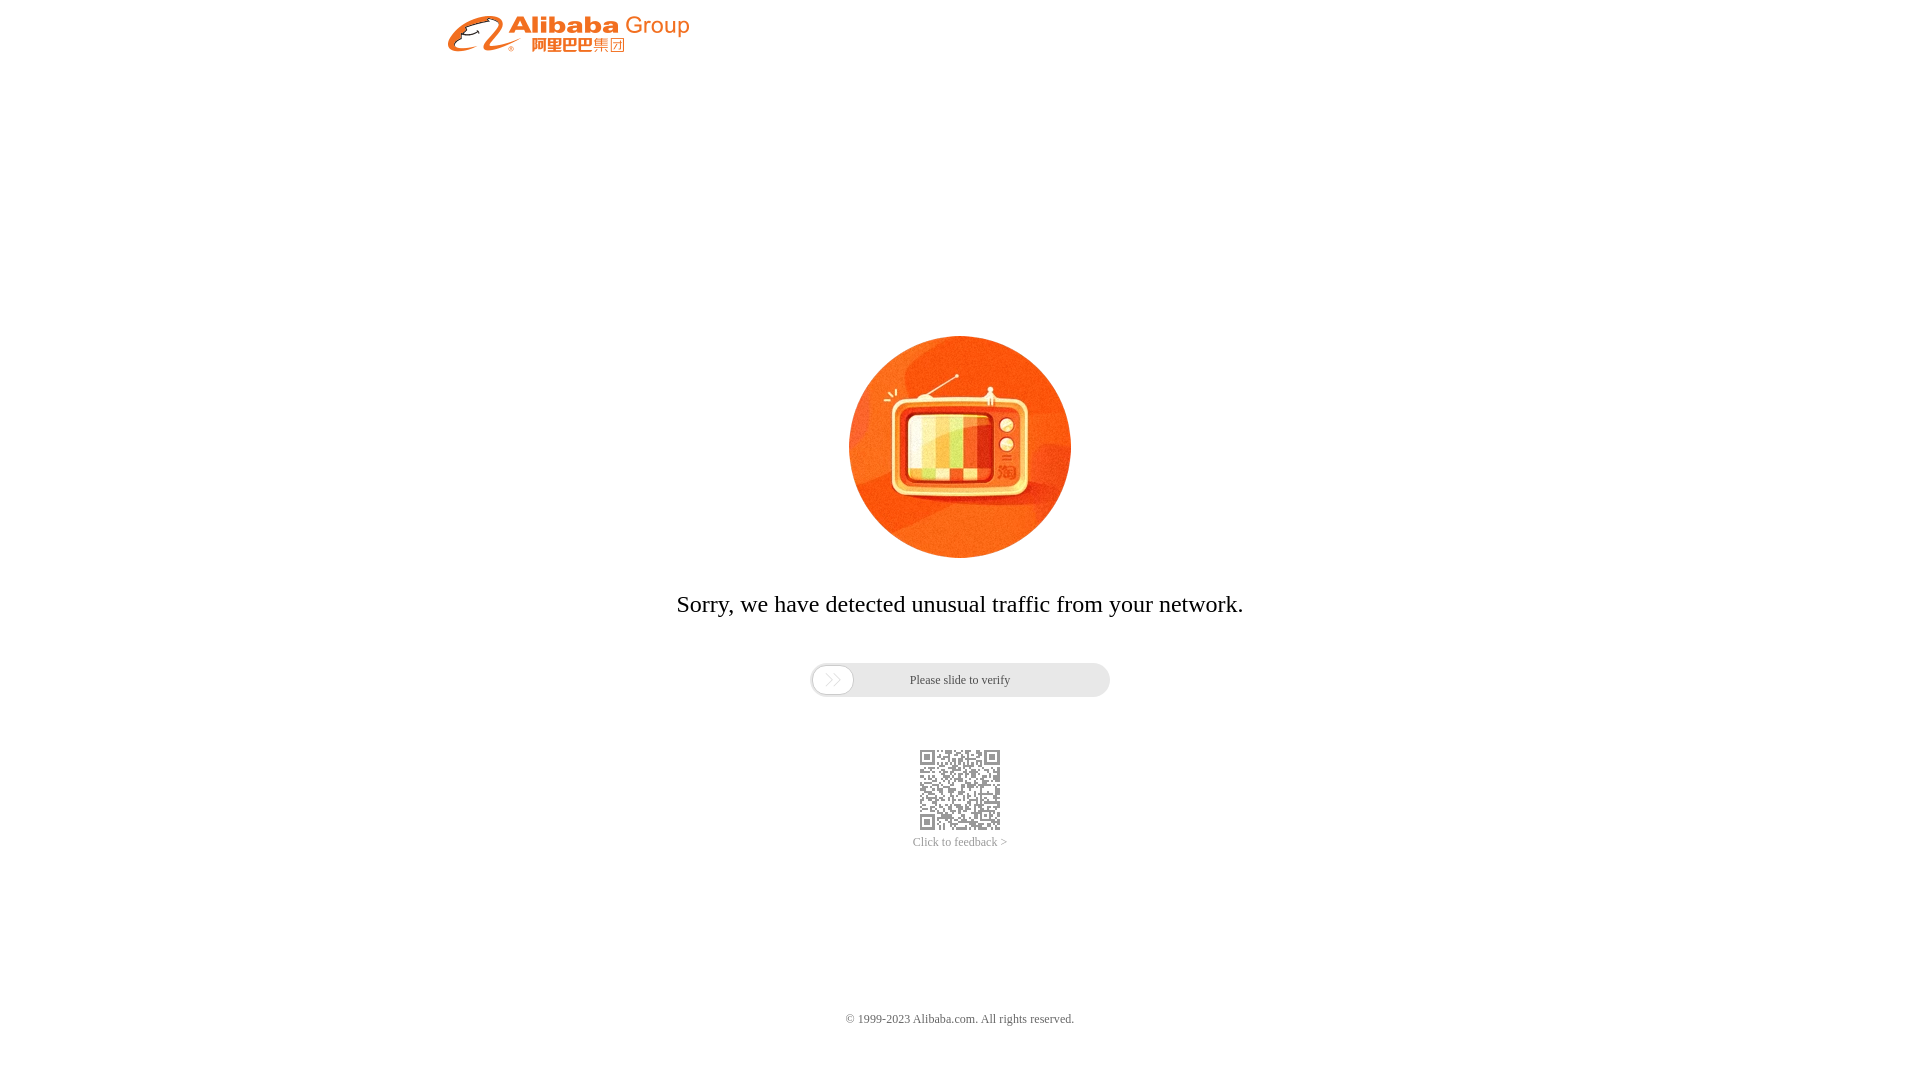 Image resolution: width=1920 pixels, height=1080 pixels. Describe the element at coordinates (960, 842) in the screenshot. I see `'Click to feedback >'` at that location.